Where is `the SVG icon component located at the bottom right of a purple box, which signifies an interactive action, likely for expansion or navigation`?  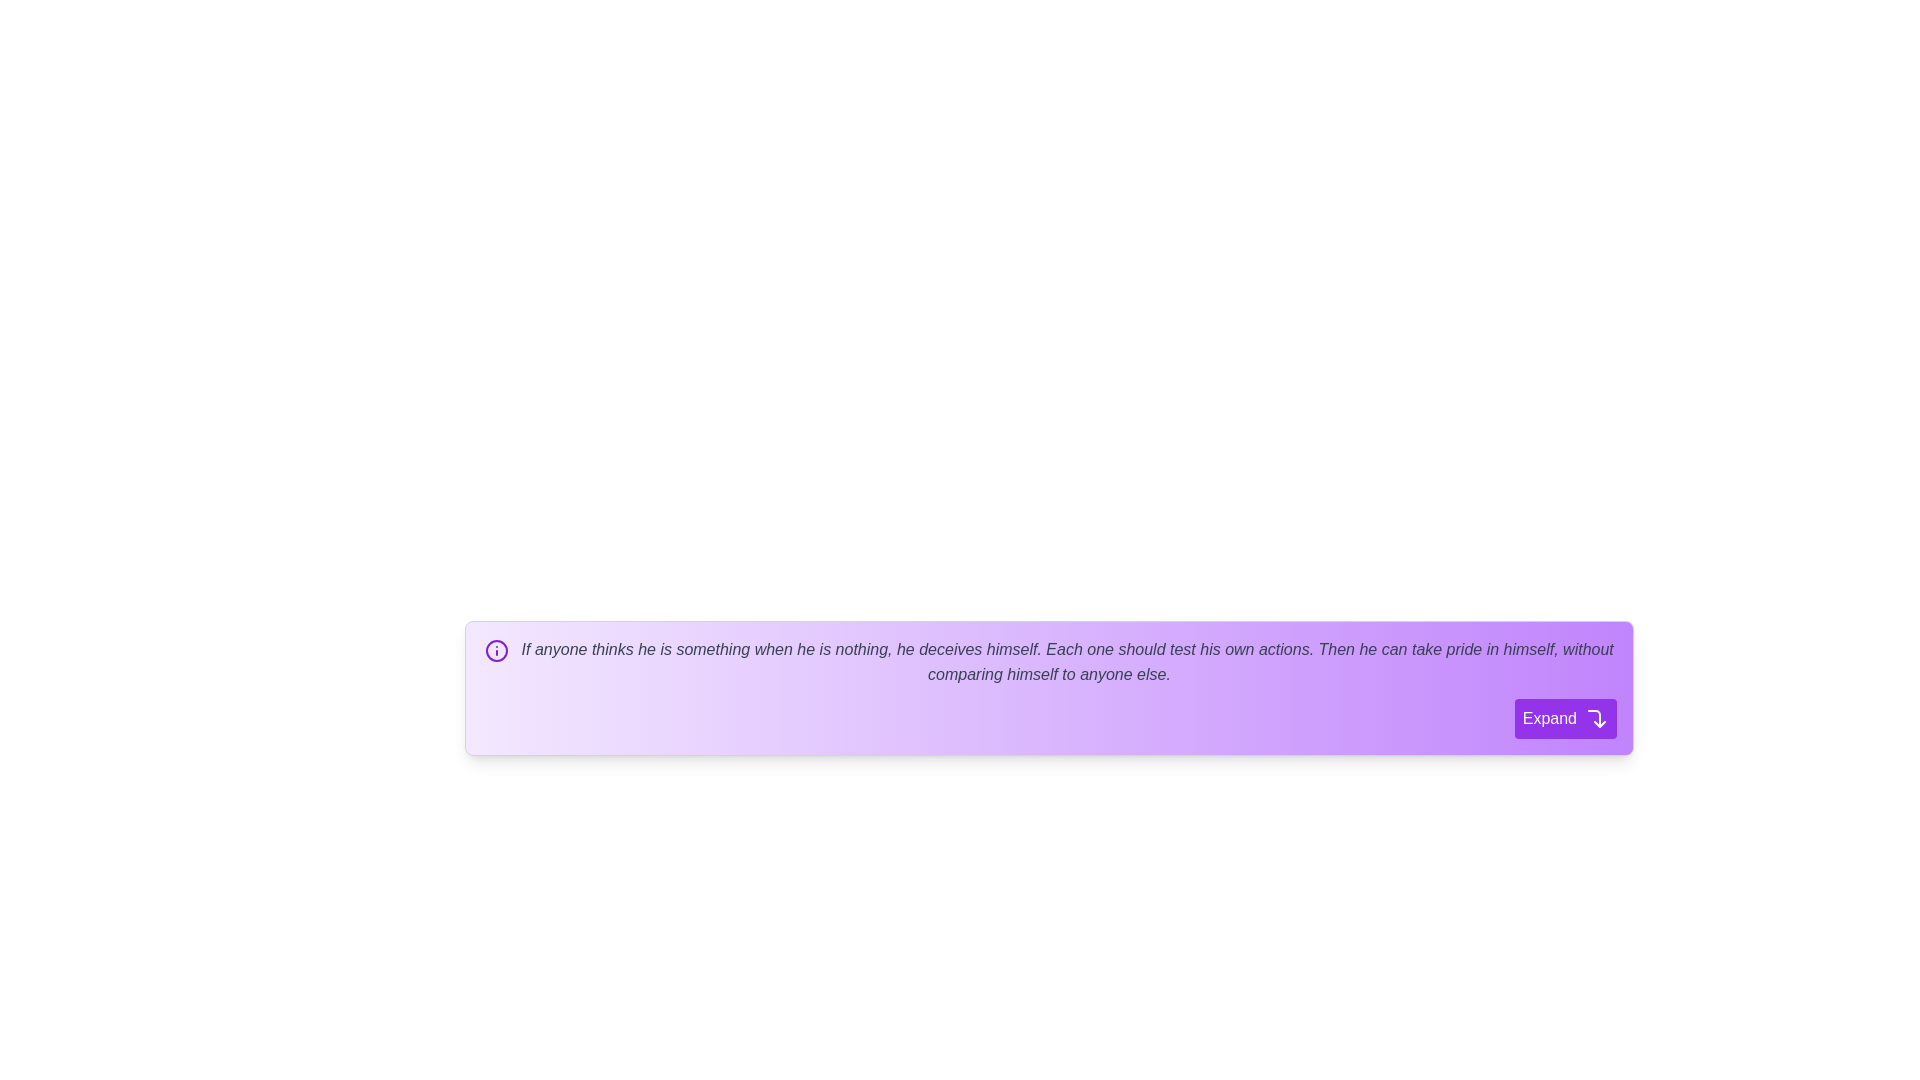
the SVG icon component located at the bottom right of a purple box, which signifies an interactive action, likely for expansion or navigation is located at coordinates (1593, 717).